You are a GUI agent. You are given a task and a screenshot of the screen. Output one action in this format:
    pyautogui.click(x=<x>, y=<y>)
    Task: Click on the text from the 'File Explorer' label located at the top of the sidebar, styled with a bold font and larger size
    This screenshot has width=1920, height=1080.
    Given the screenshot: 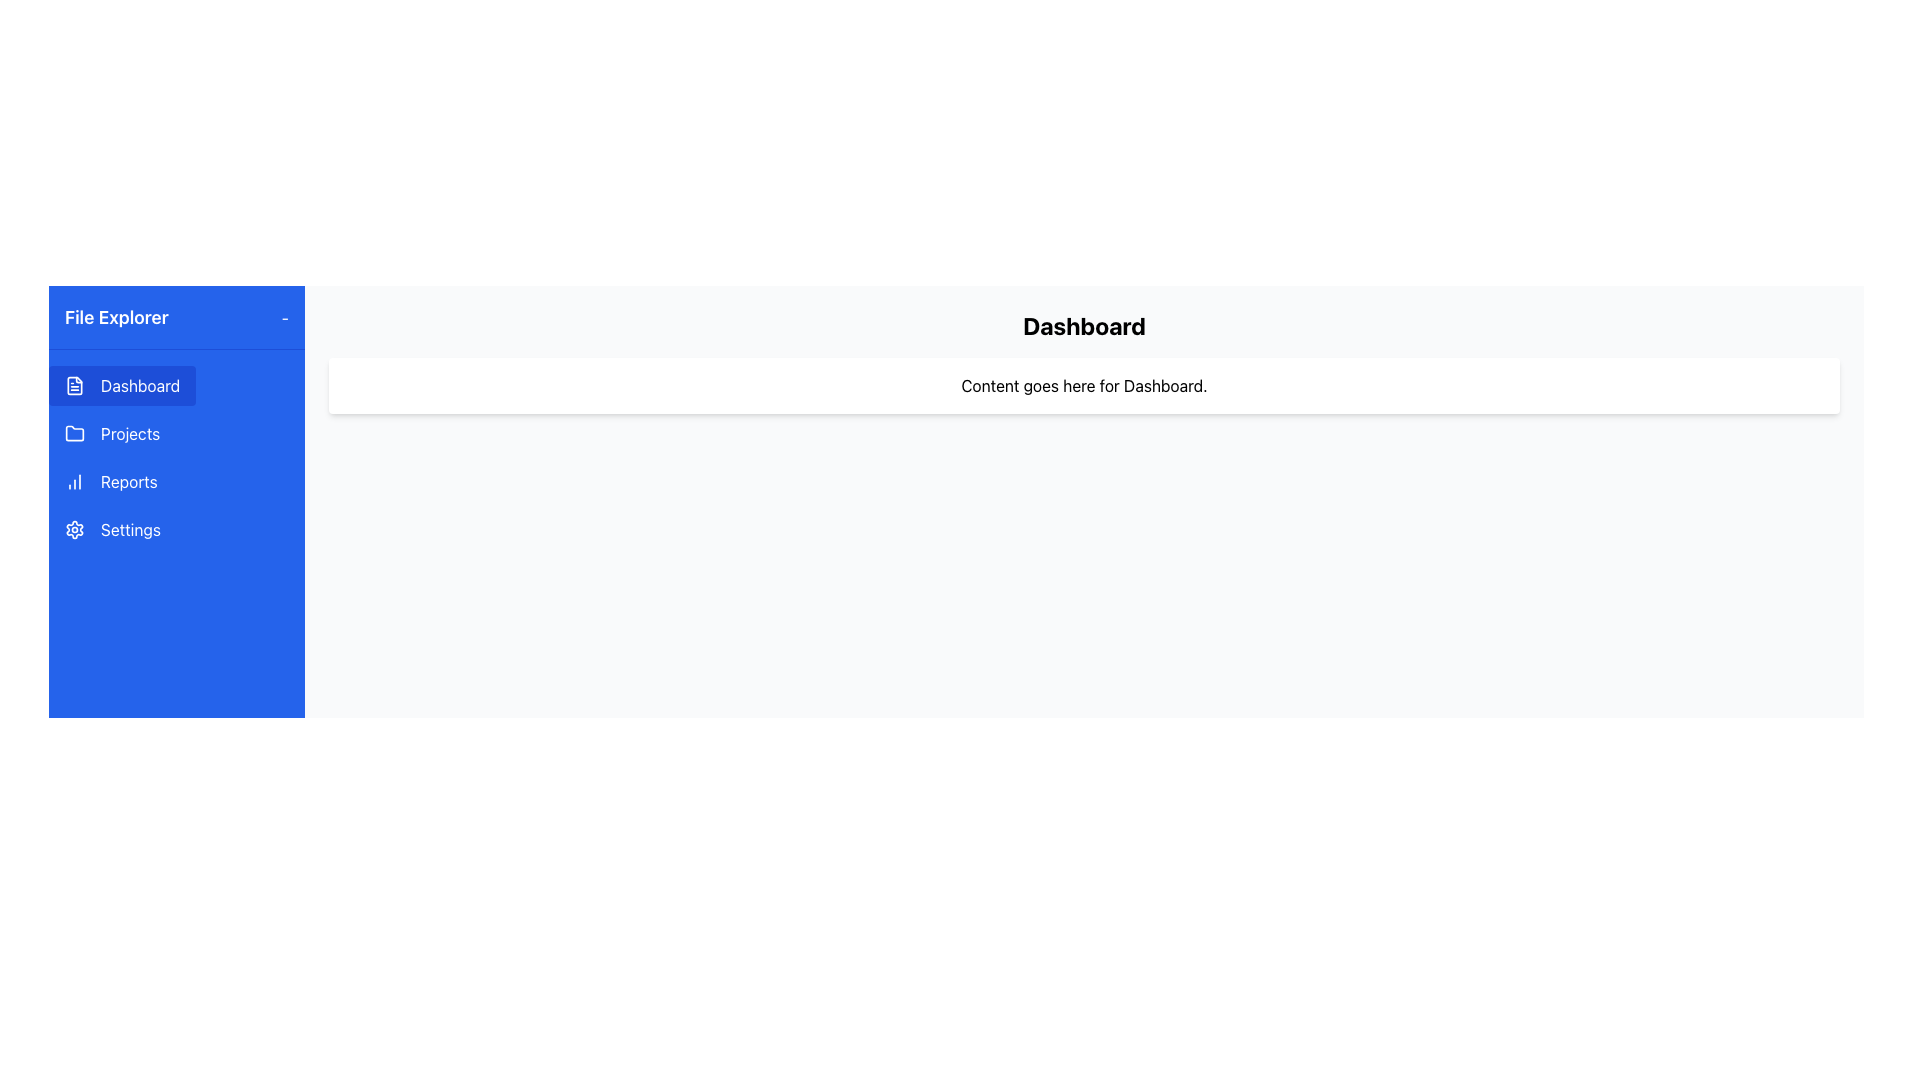 What is the action you would take?
    pyautogui.click(x=115, y=316)
    